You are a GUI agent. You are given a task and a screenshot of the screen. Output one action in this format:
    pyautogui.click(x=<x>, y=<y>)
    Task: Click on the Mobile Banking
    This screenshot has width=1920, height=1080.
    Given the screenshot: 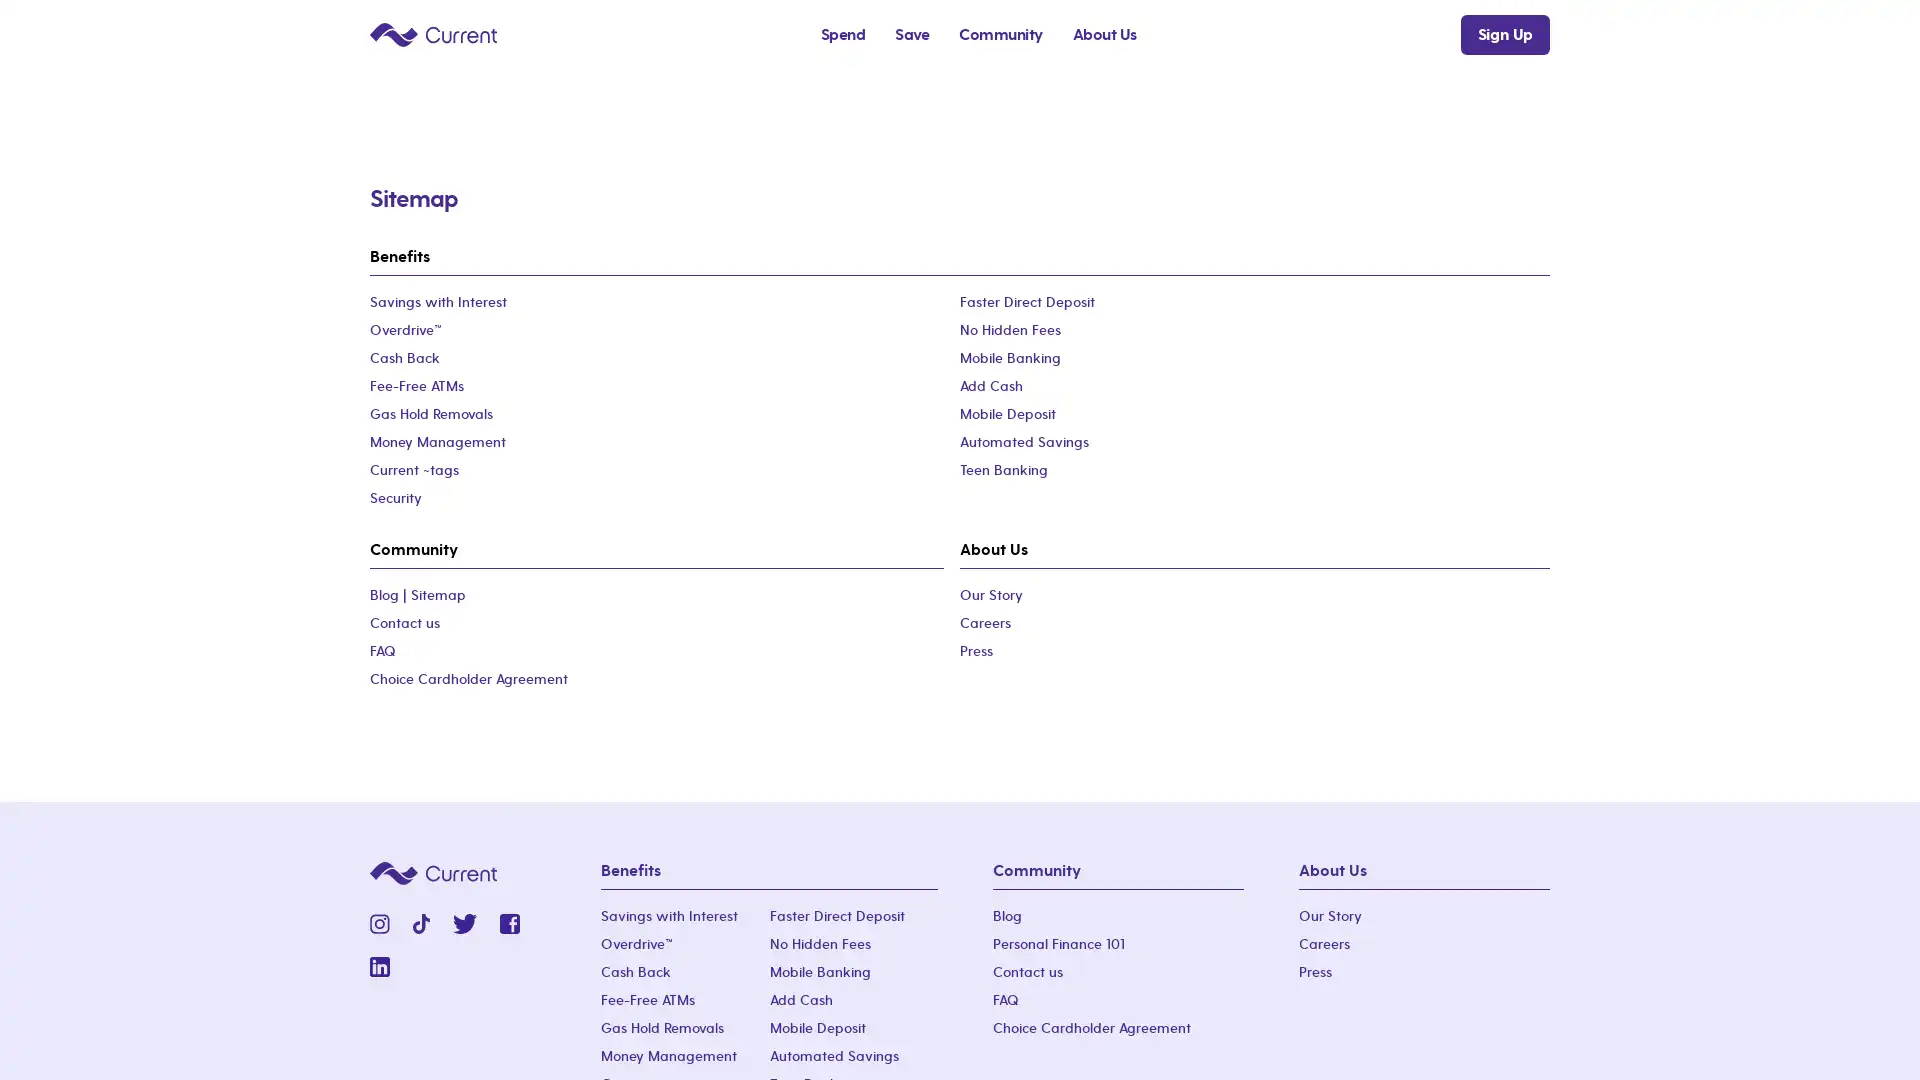 What is the action you would take?
    pyautogui.click(x=819, y=971)
    